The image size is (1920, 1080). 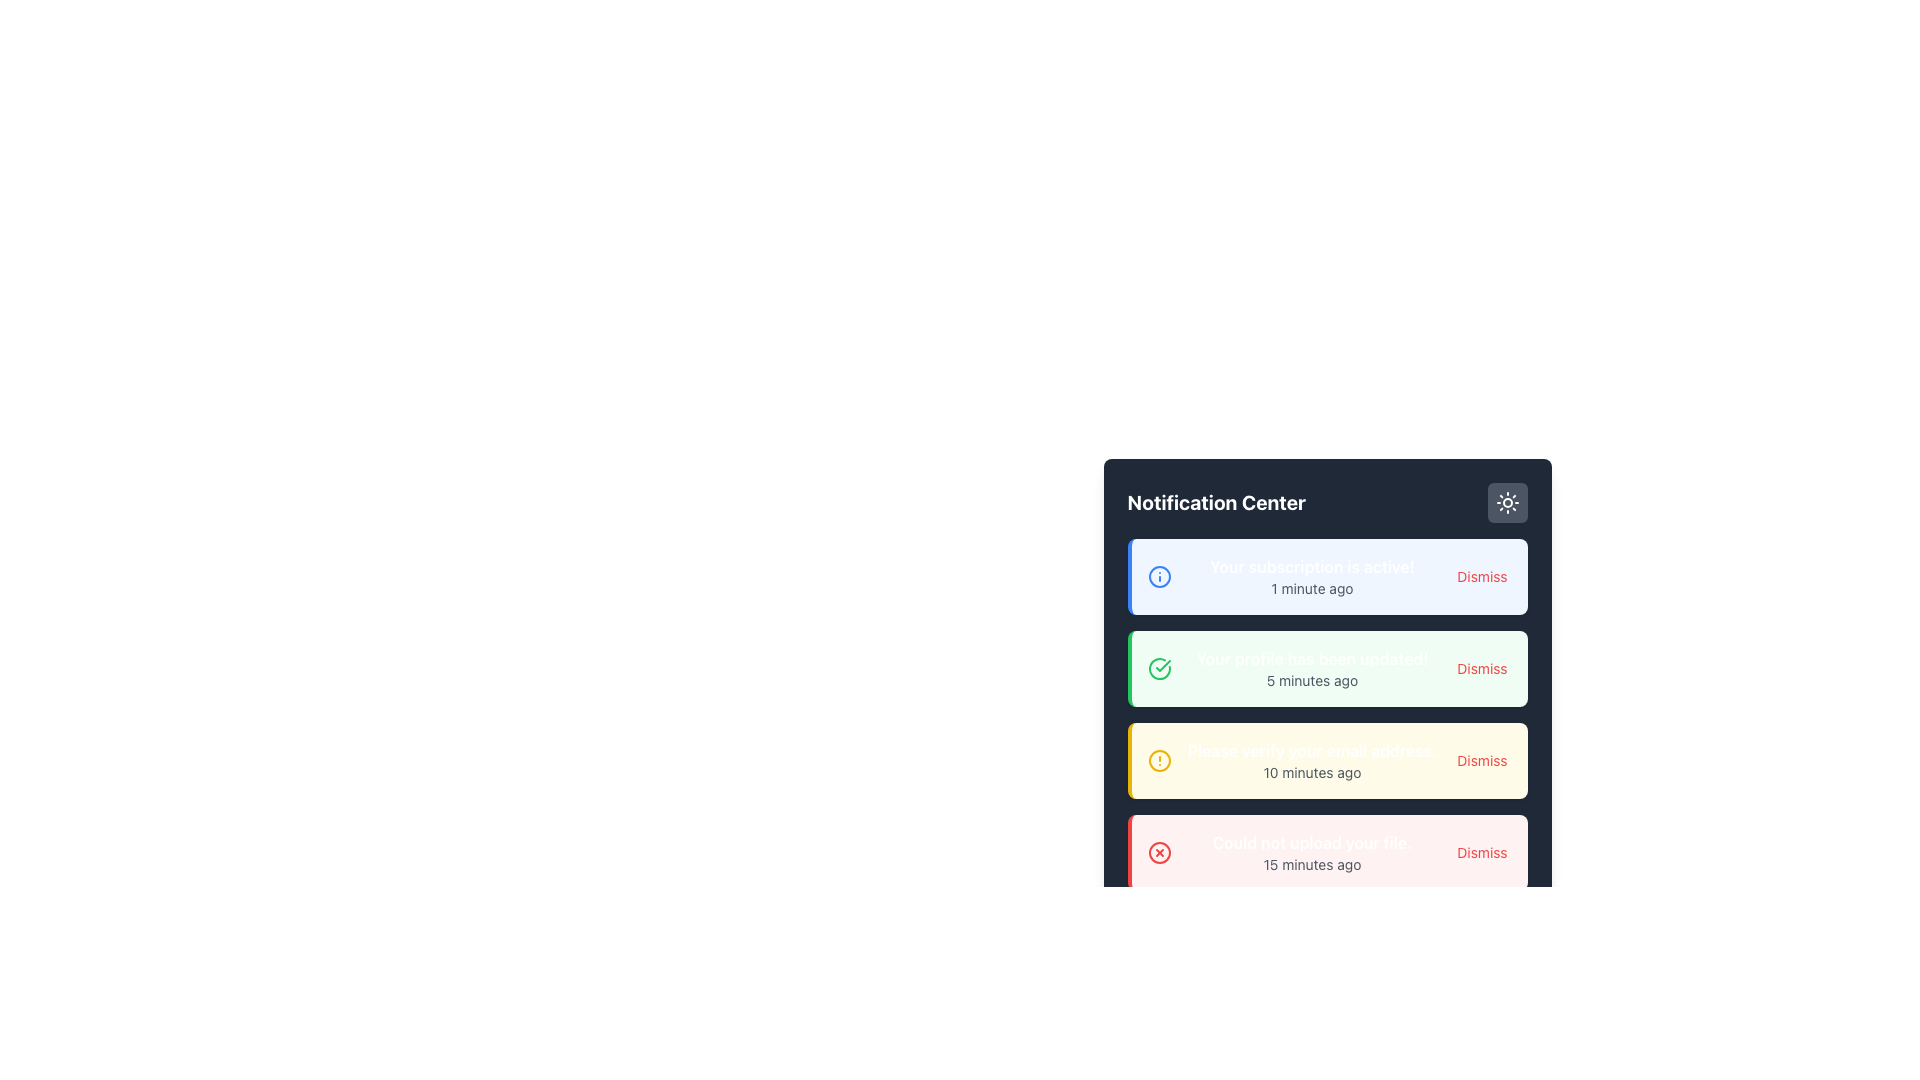 I want to click on the 'Dismiss' button, which is styled in red with rounded corners, located on the right side of the light-green notification card that says 'Your profile has been updated!', so click(x=1482, y=668).